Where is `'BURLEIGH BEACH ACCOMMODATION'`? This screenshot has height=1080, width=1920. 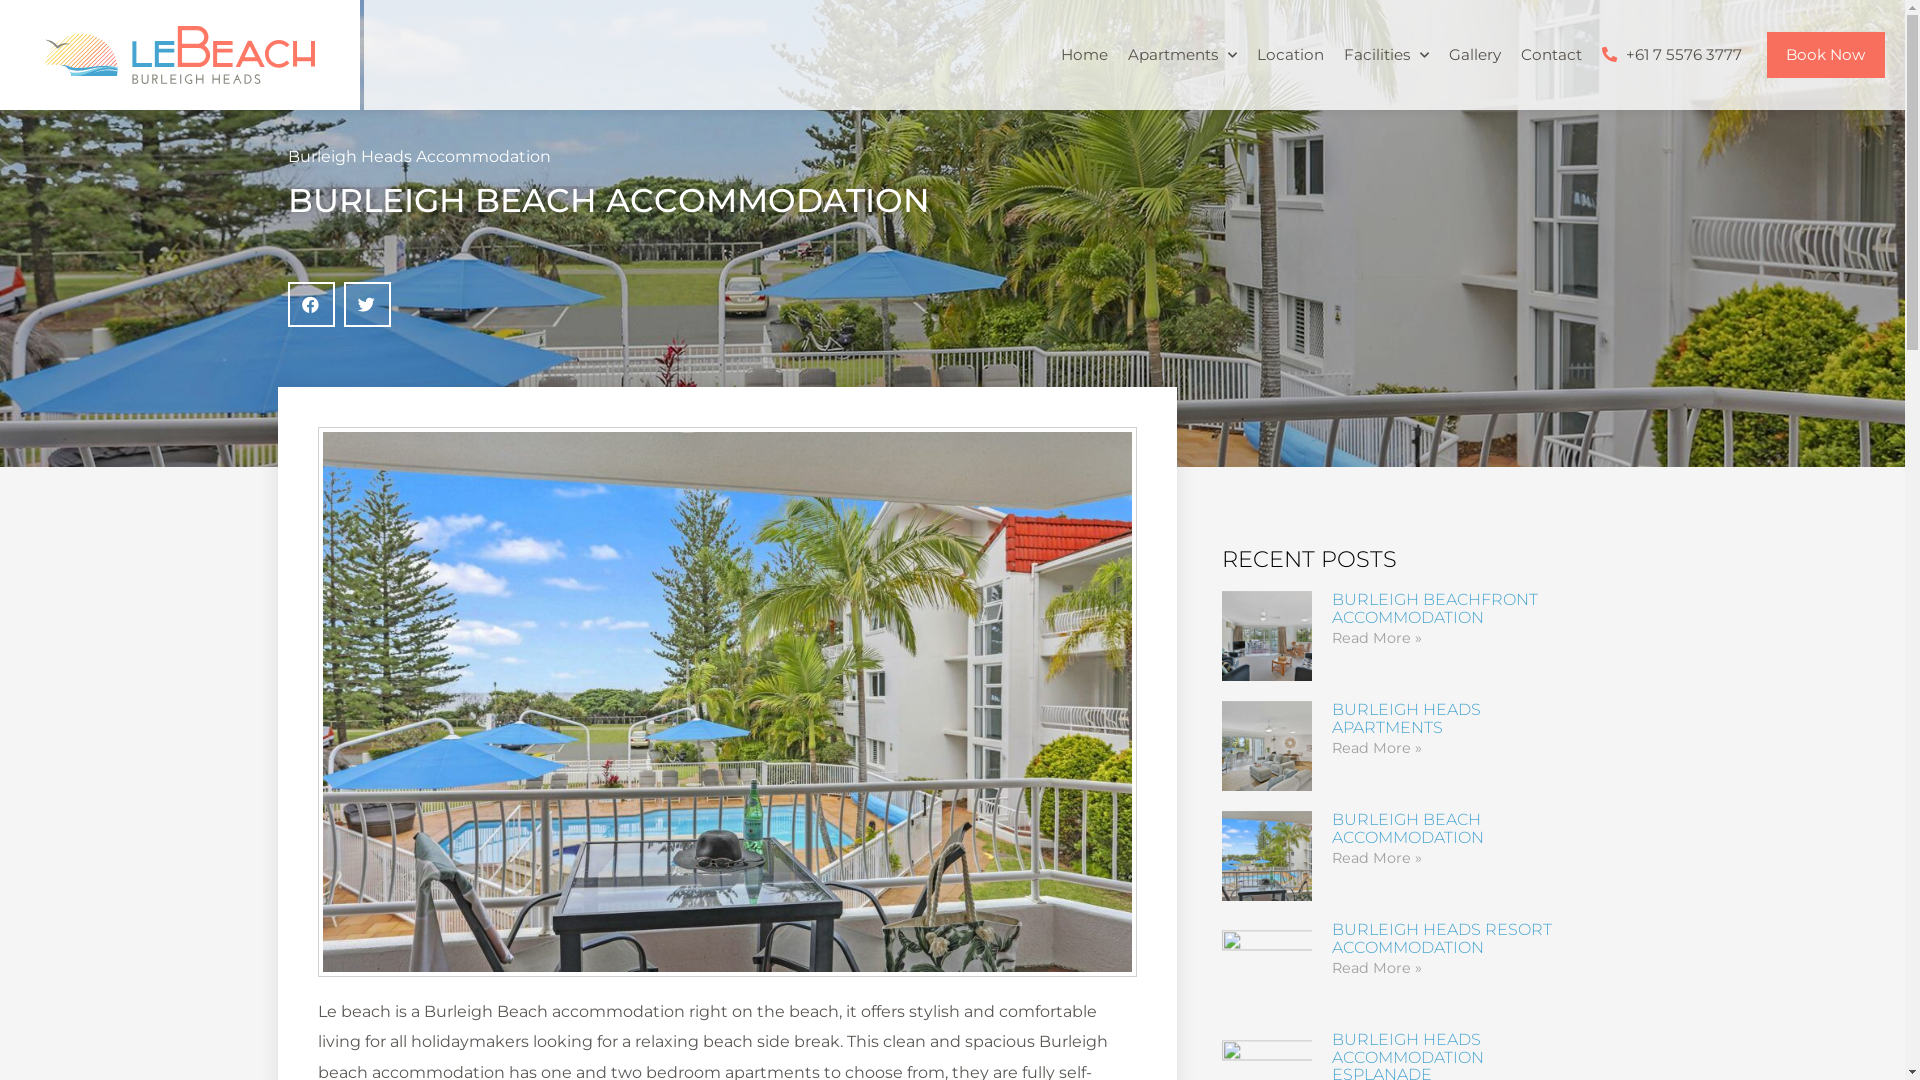
'BURLEIGH BEACH ACCOMMODATION' is located at coordinates (1406, 828).